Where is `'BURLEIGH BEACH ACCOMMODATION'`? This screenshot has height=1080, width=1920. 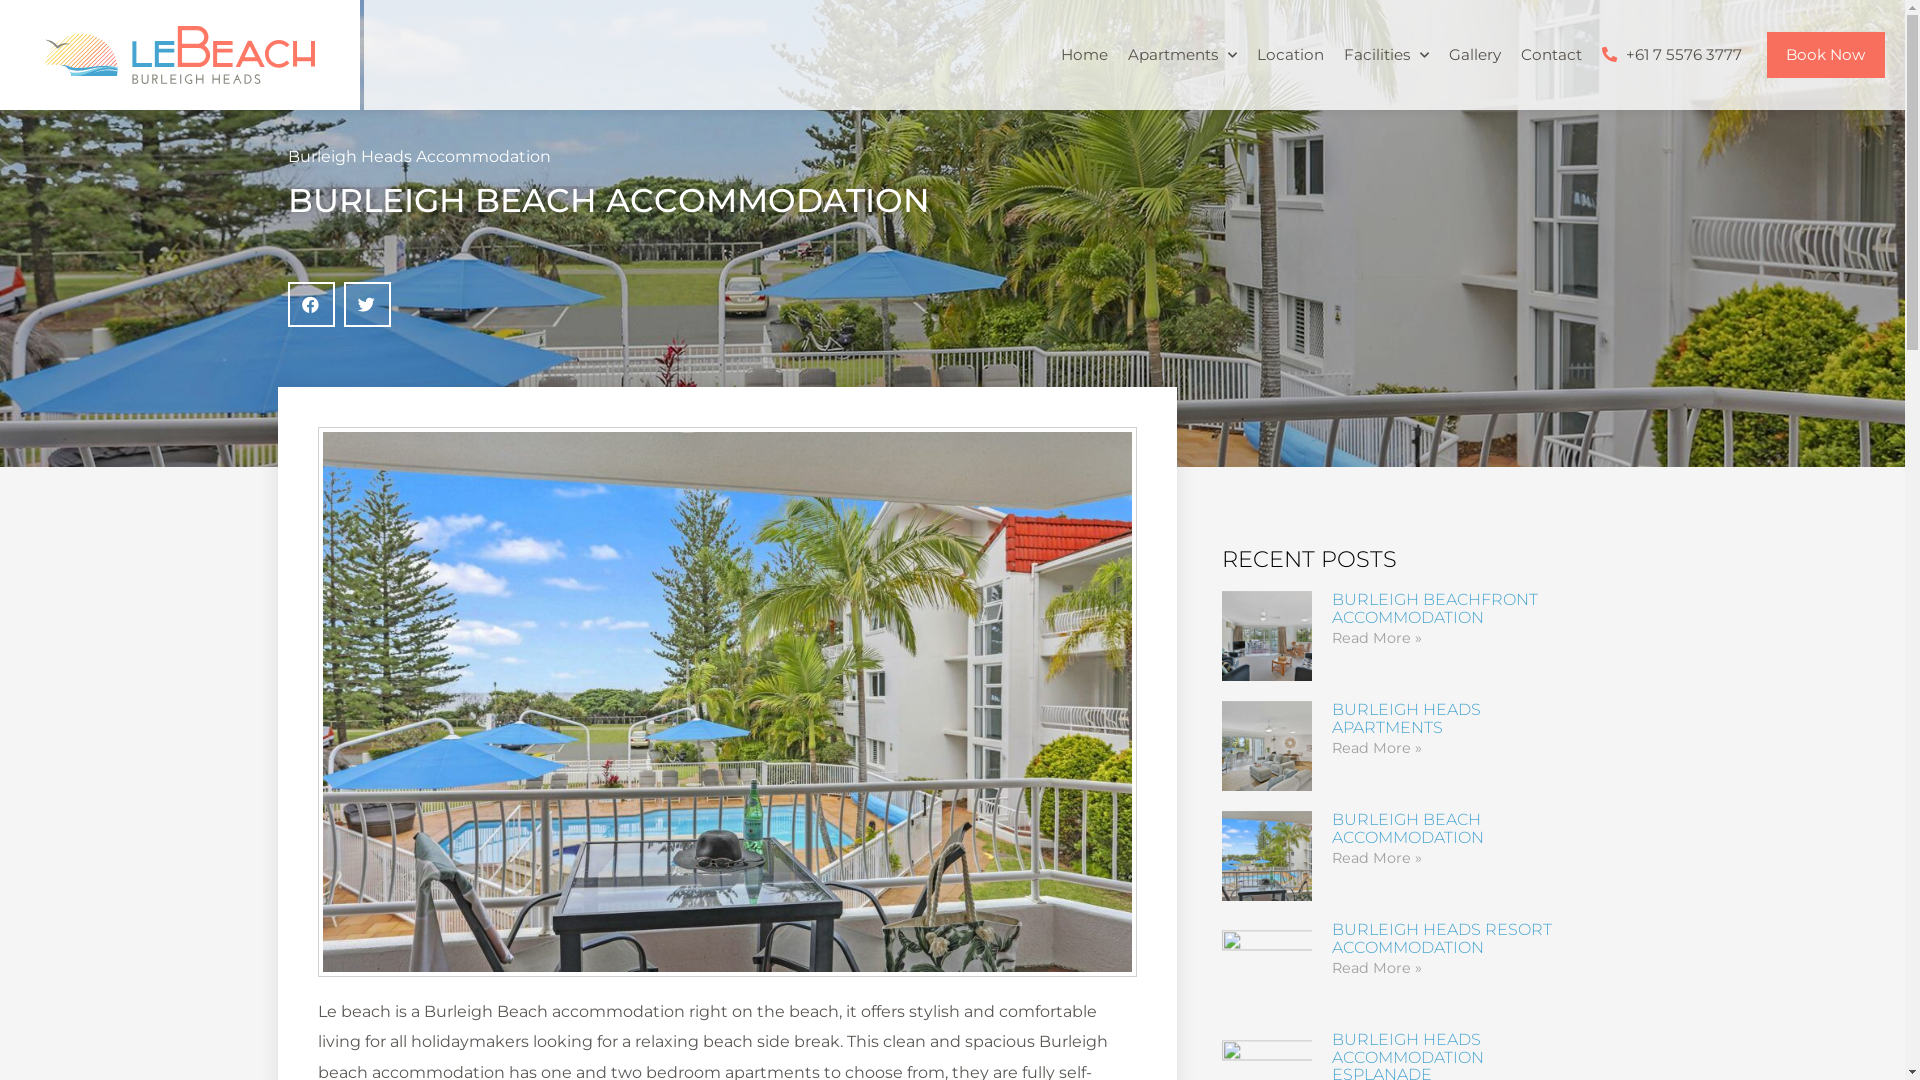
'BURLEIGH BEACH ACCOMMODATION' is located at coordinates (1406, 828).